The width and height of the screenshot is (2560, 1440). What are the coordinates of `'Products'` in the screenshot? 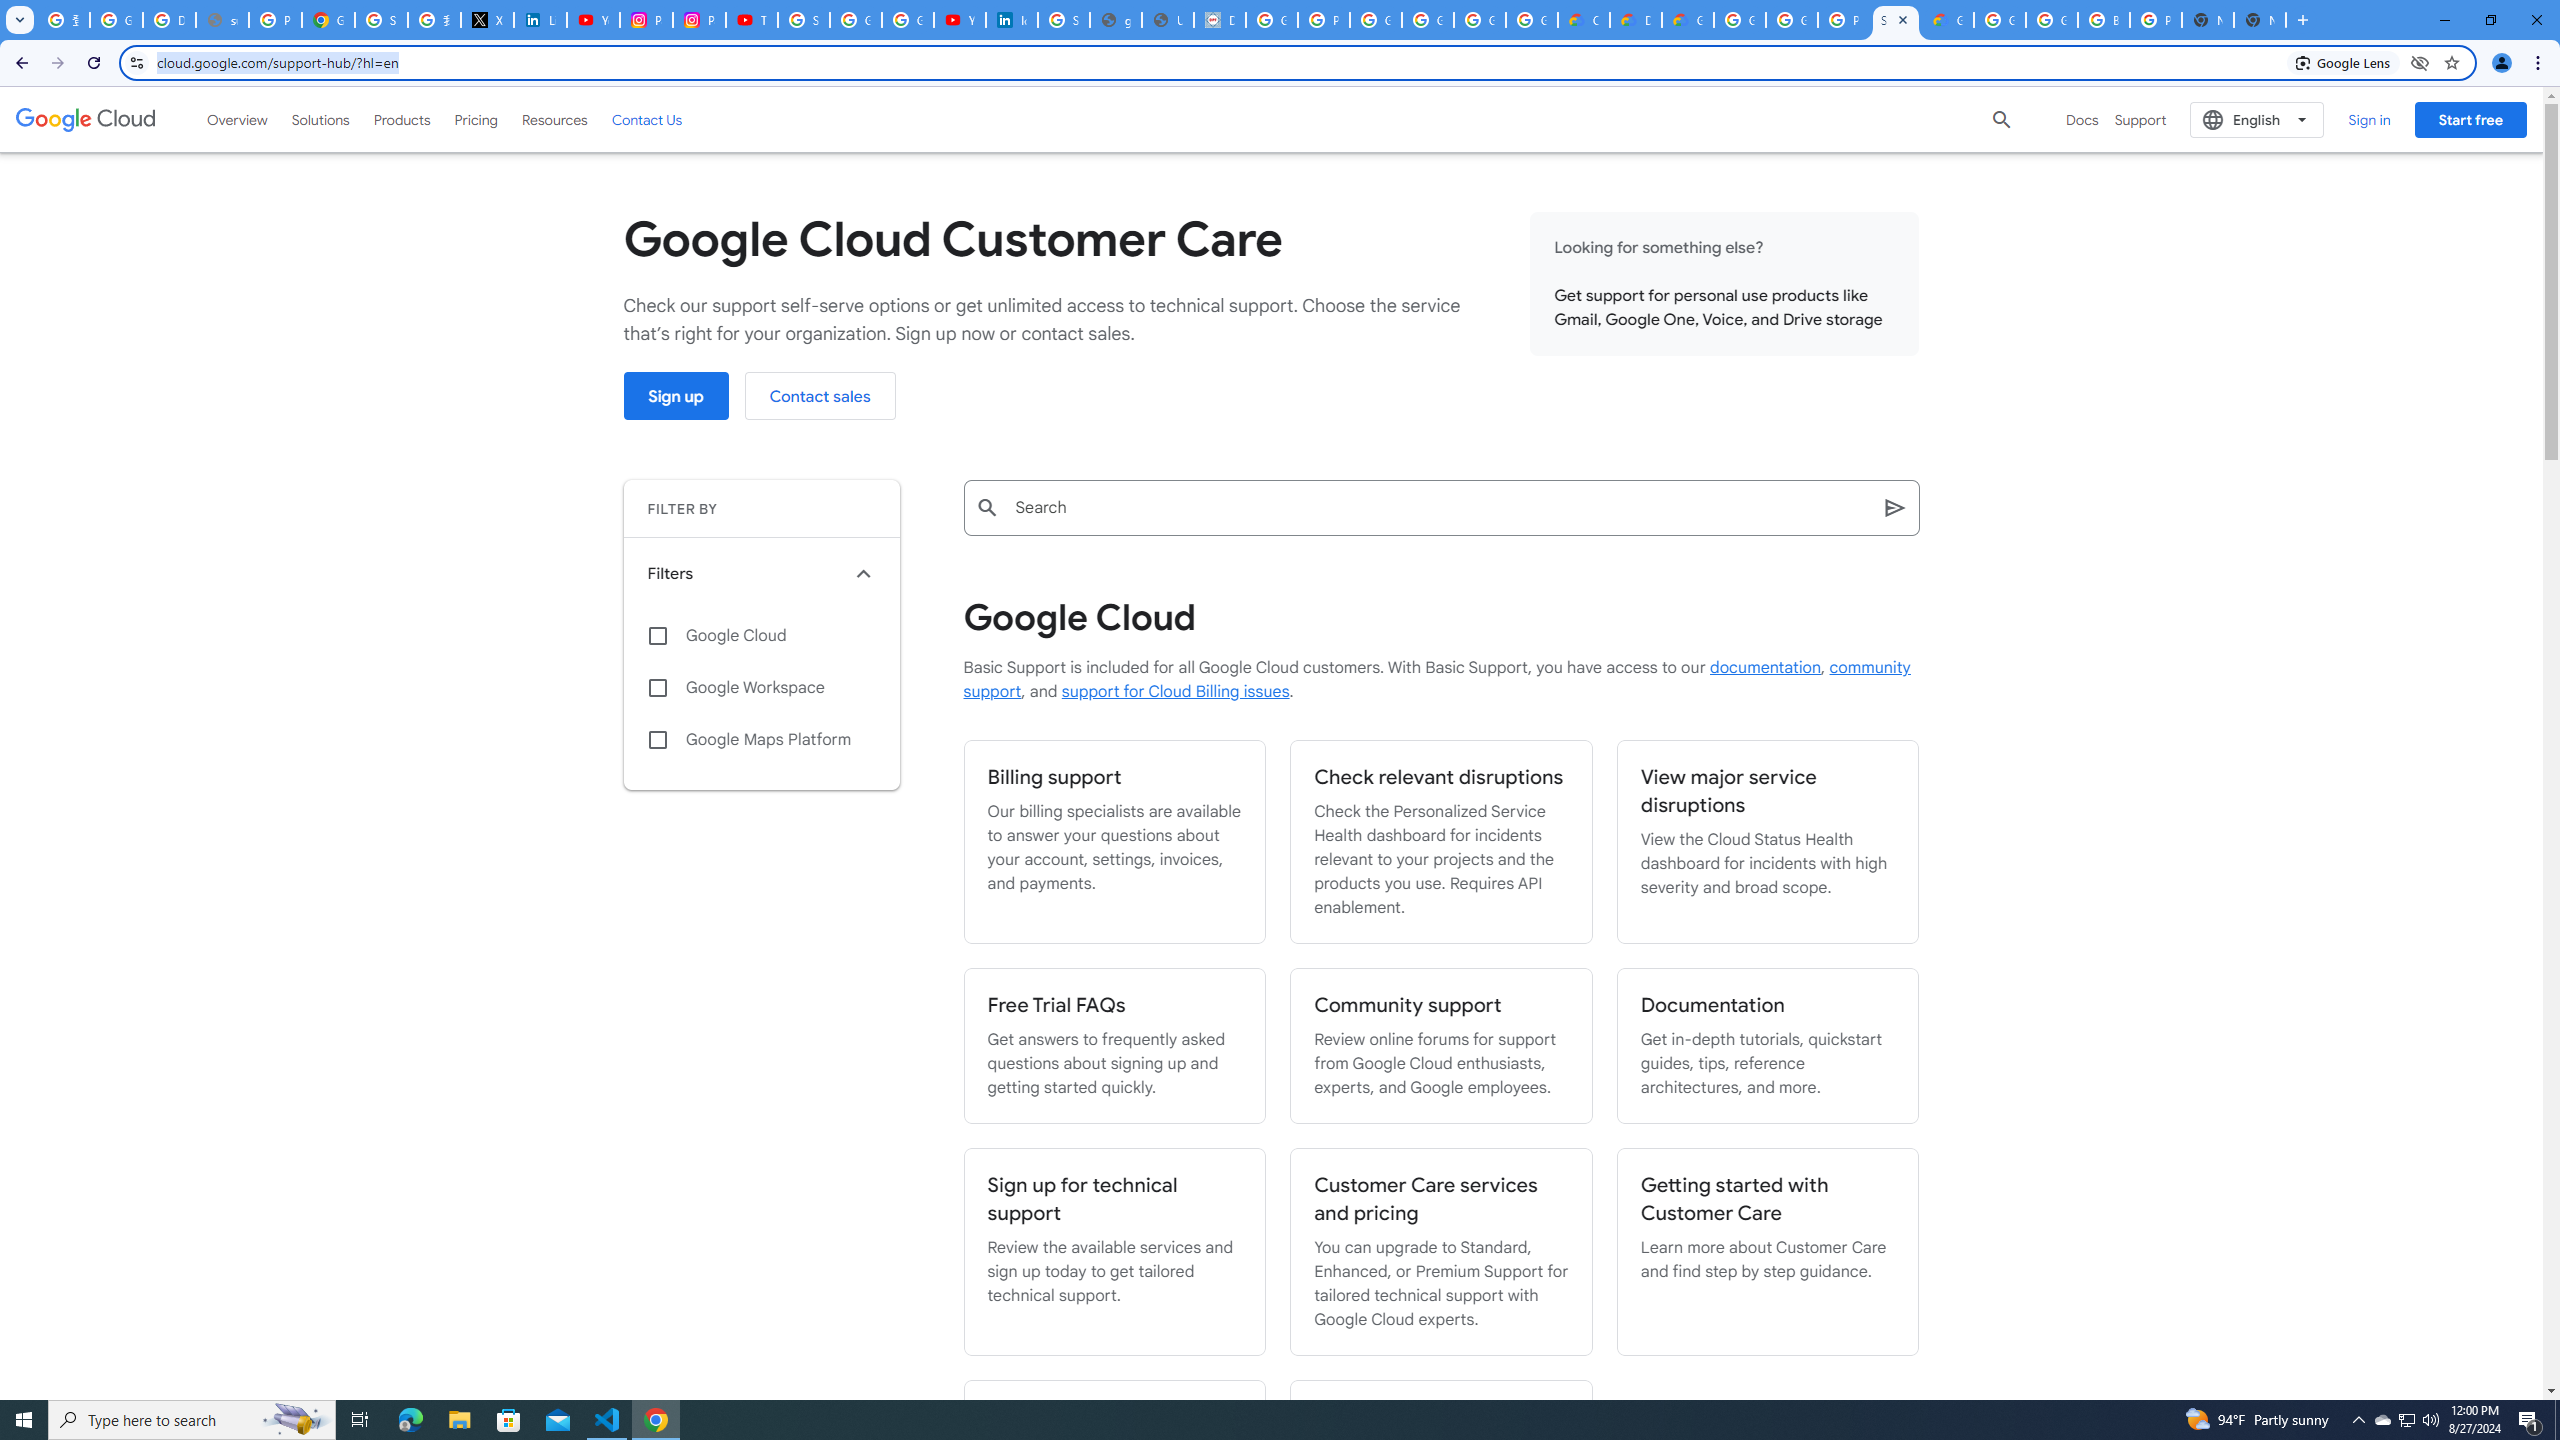 It's located at (400, 118).